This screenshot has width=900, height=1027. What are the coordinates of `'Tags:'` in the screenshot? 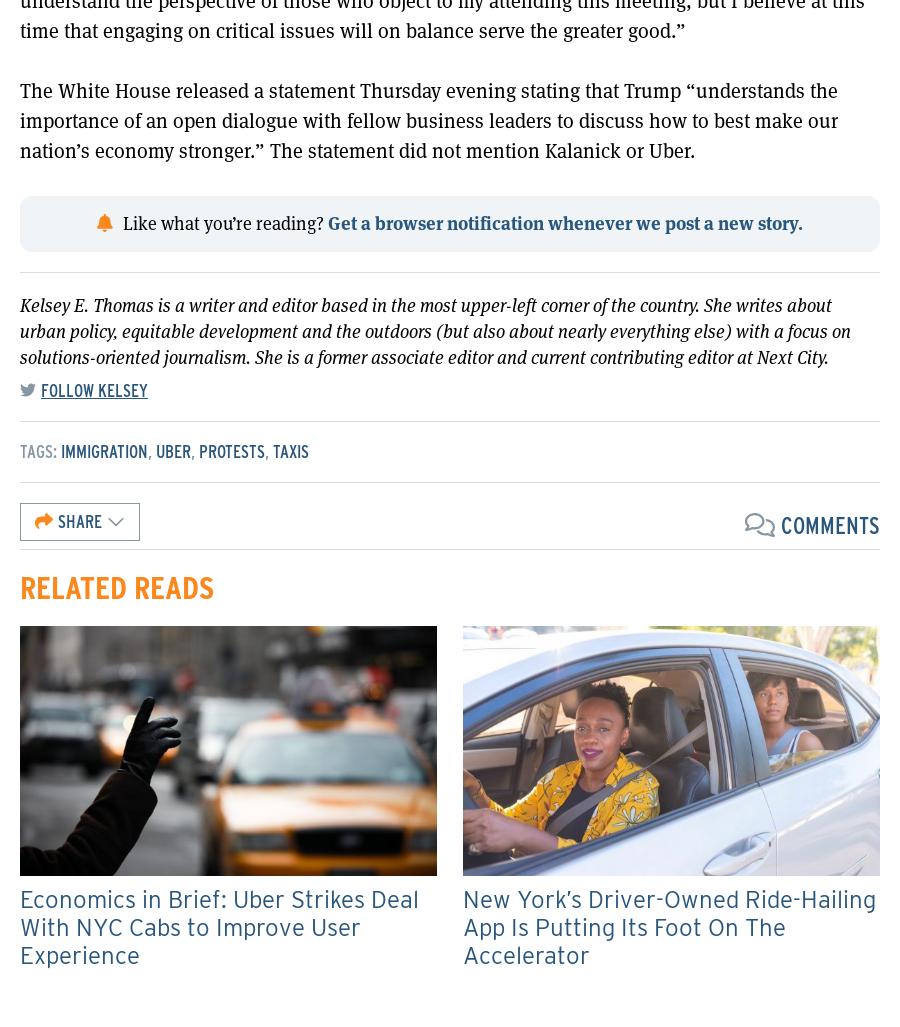 It's located at (39, 450).